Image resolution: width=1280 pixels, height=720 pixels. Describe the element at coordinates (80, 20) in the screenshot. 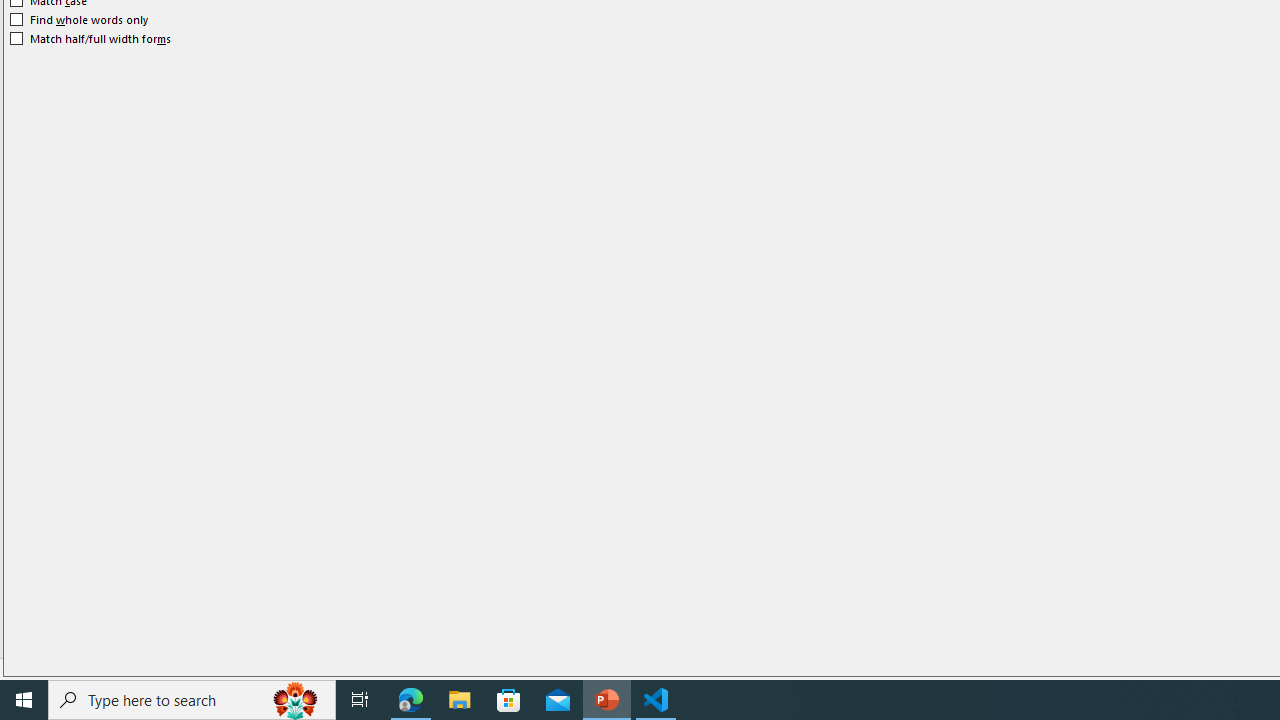

I see `'Find whole words only'` at that location.